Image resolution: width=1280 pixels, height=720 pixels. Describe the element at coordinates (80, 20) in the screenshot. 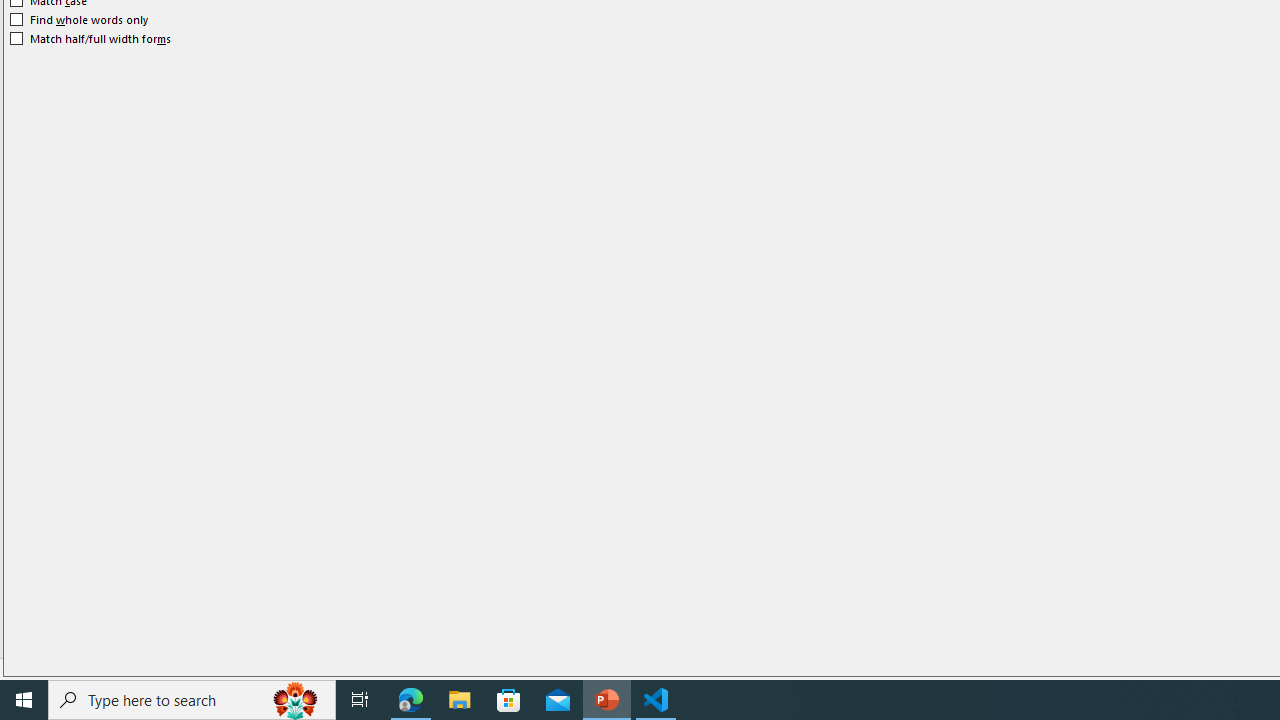

I see `'Find whole words only'` at that location.